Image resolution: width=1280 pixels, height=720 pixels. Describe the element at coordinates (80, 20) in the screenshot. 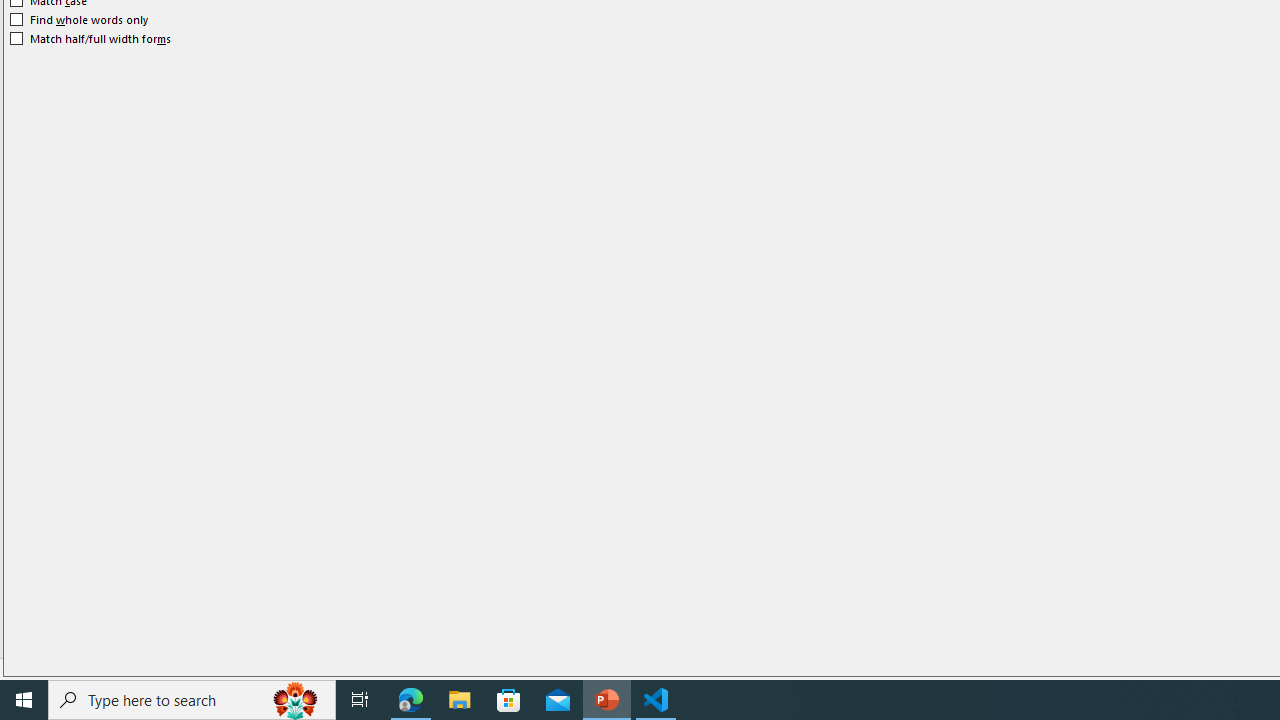

I see `'Find whole words only'` at that location.